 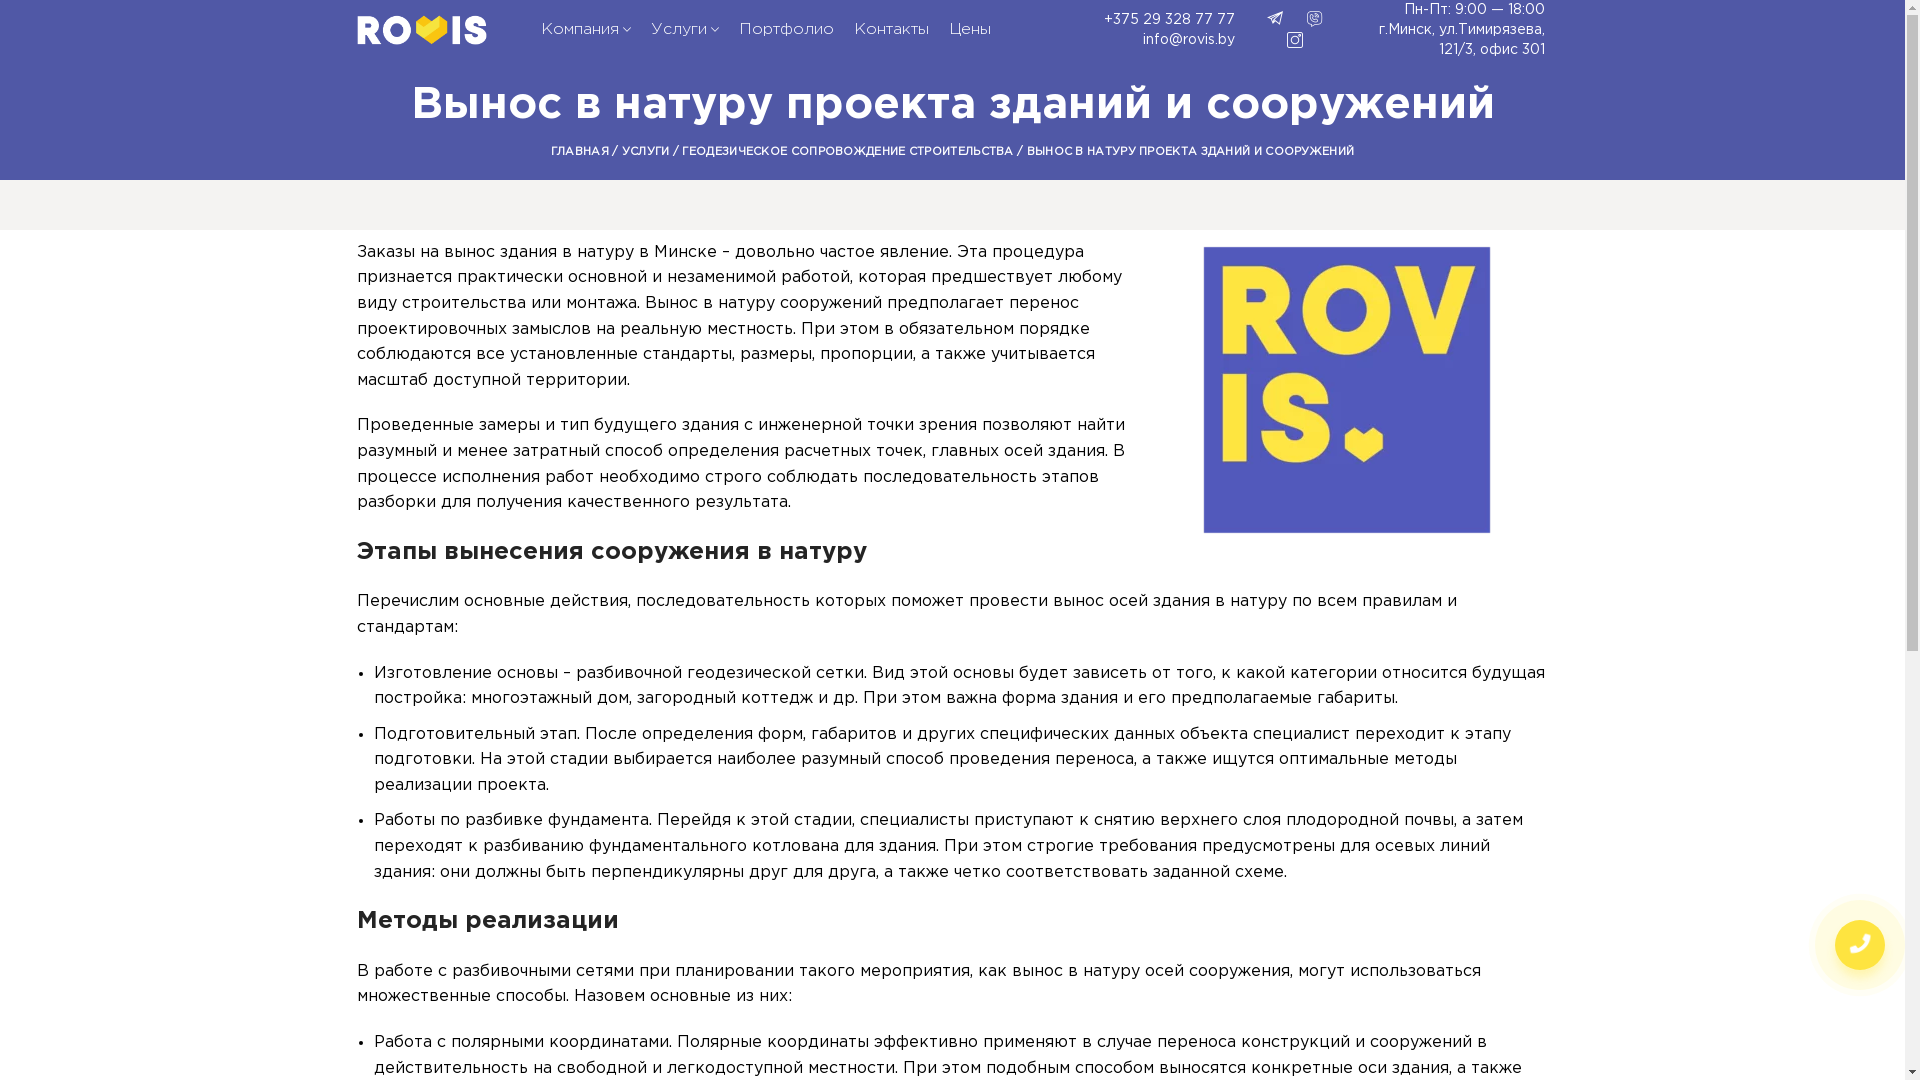 I want to click on 'telegram', so click(x=1266, y=19).